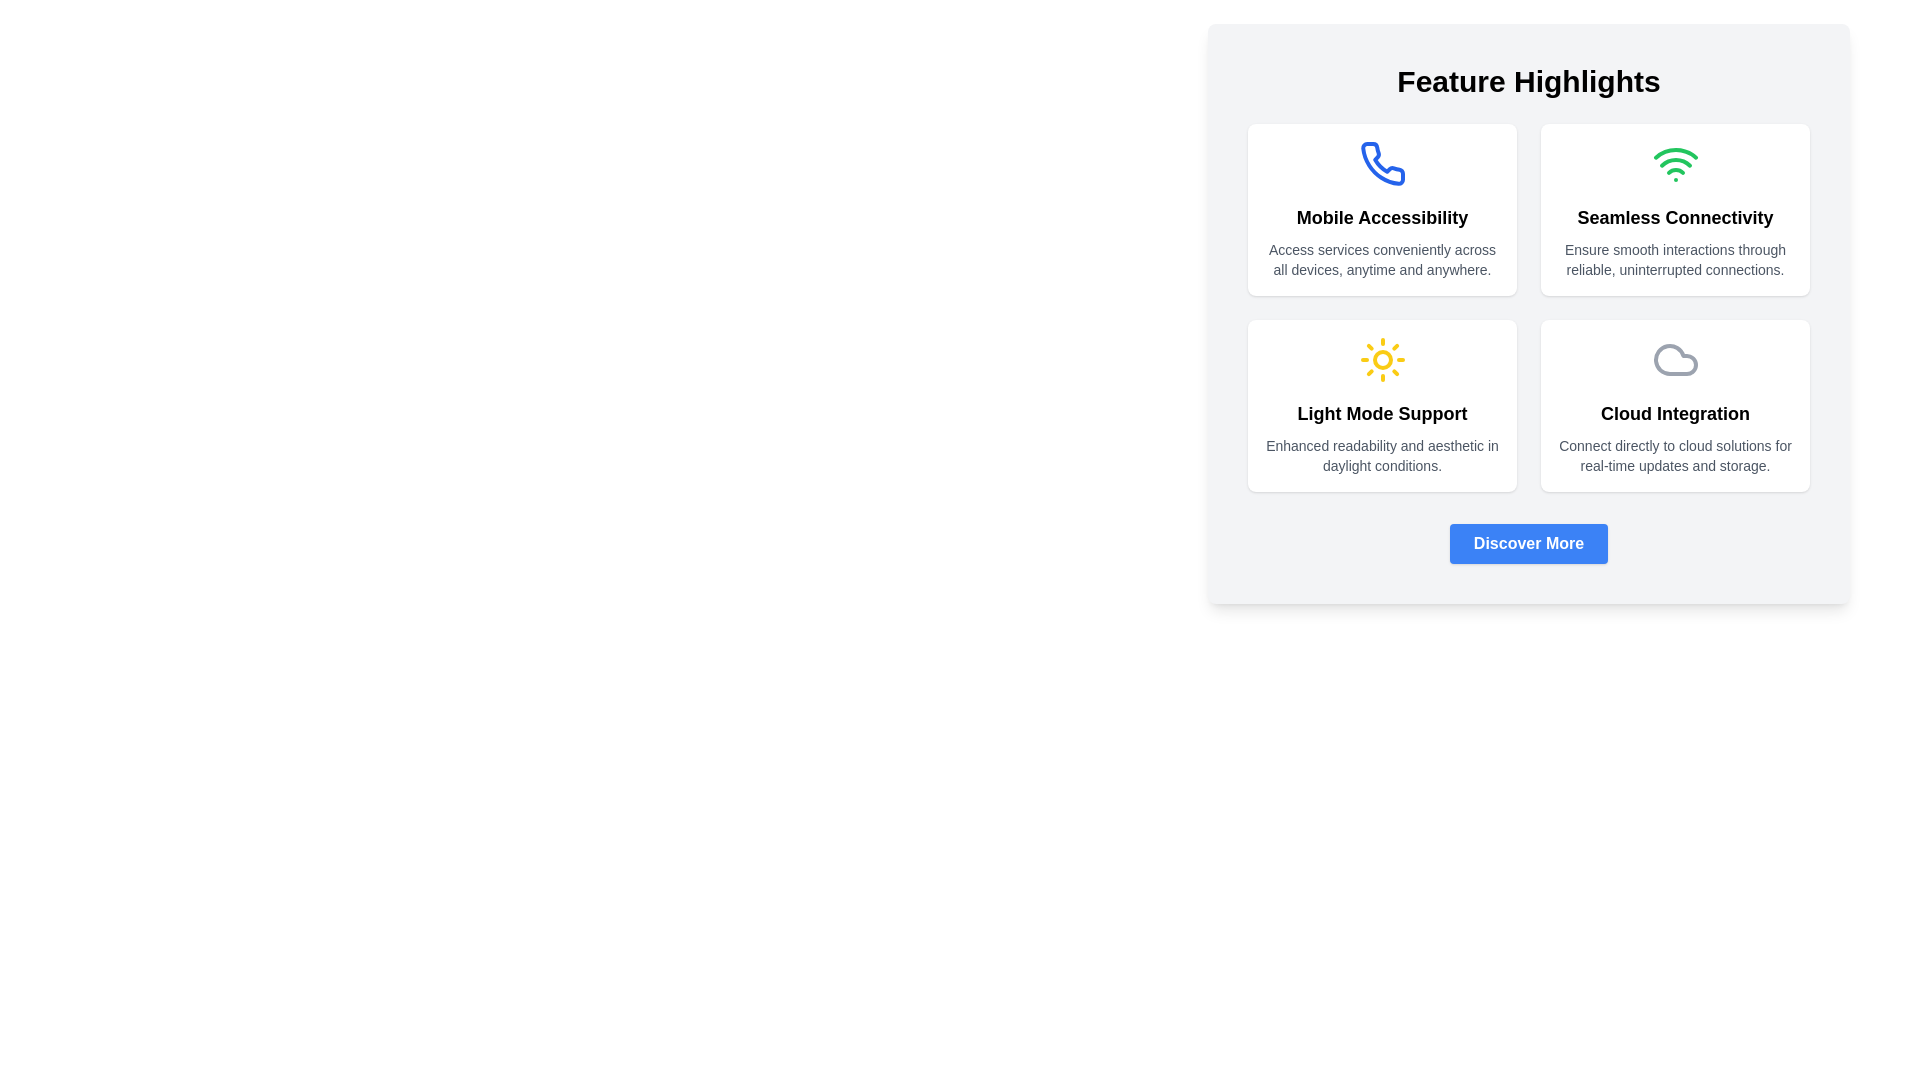  I want to click on the Feature card that communicates the reliable and uninterrupted connectivity feature, located in the top row of the grid layout, to observe possible visual feedback, so click(1675, 209).